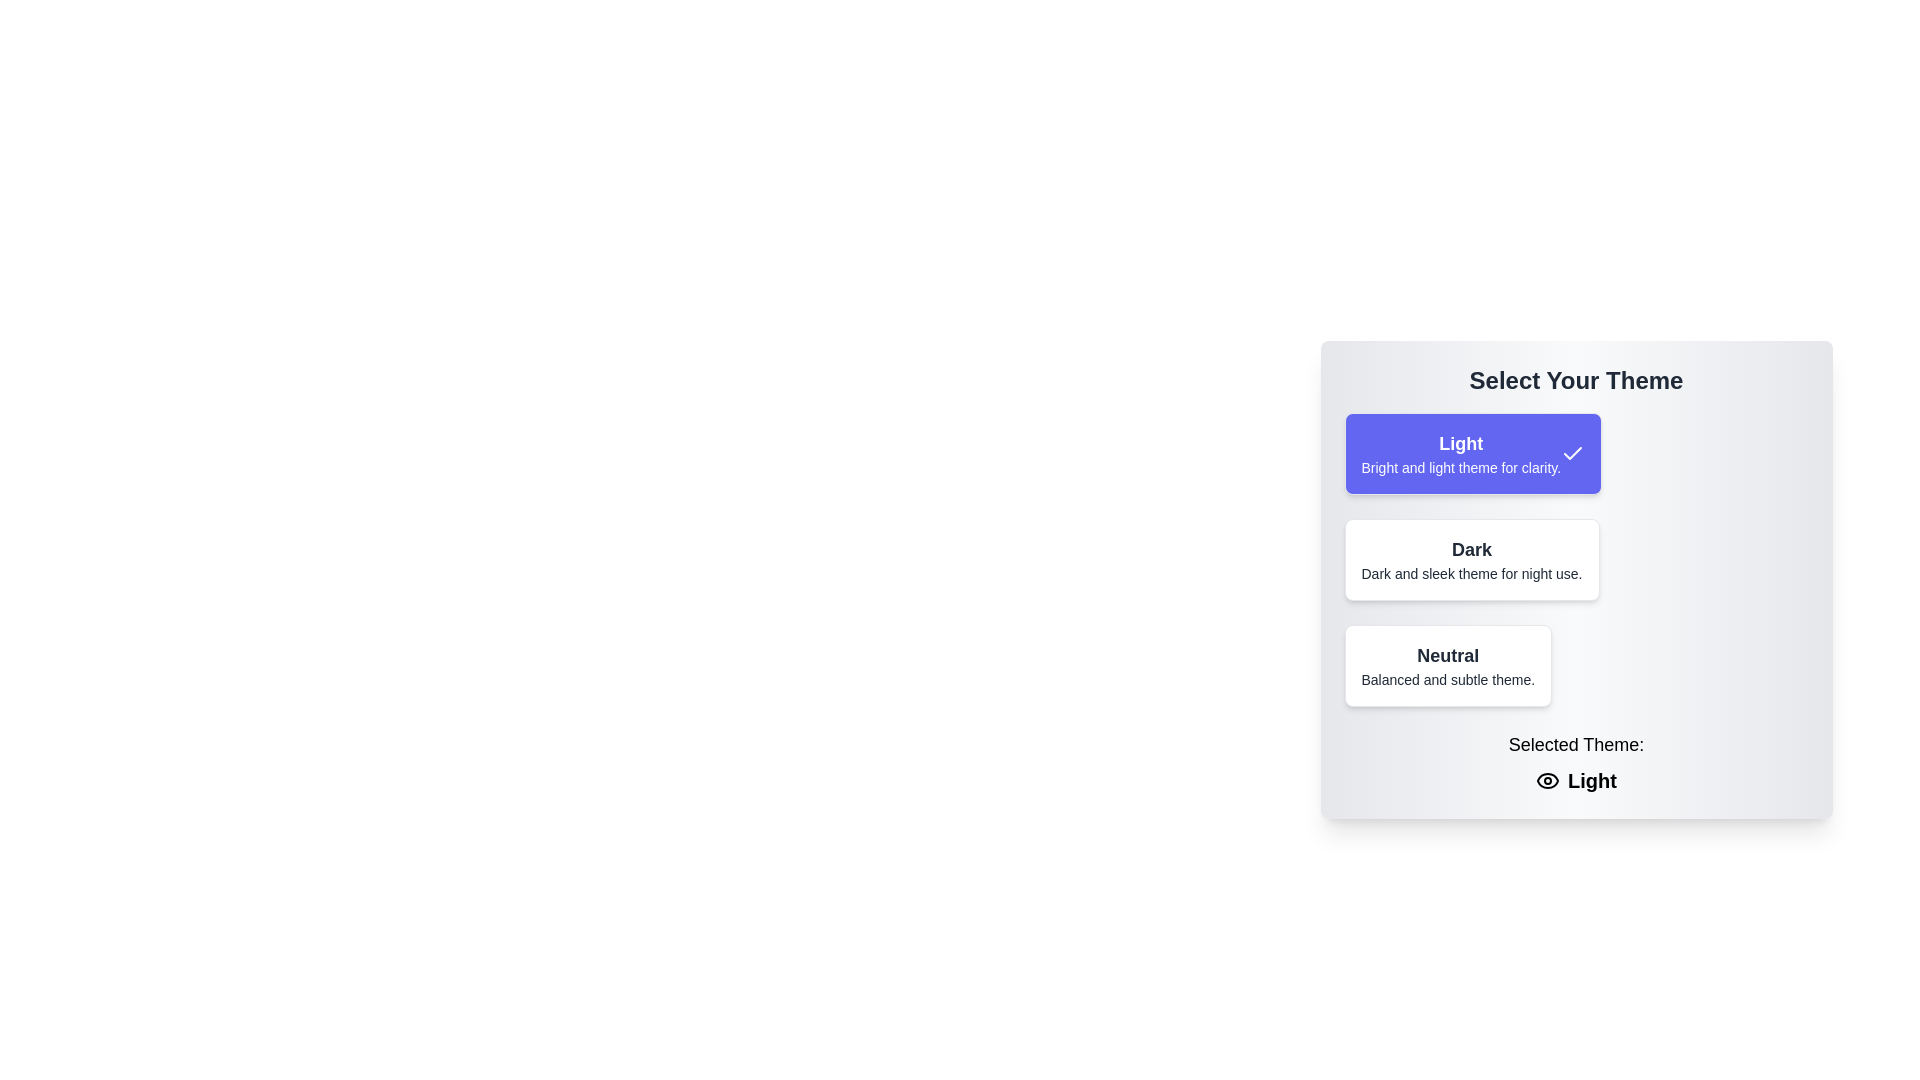 The height and width of the screenshot is (1080, 1920). Describe the element at coordinates (1448, 666) in the screenshot. I see `the 'Neutral' theme selectable option box, which is the third option in a vertical list of theme selection boxes` at that location.